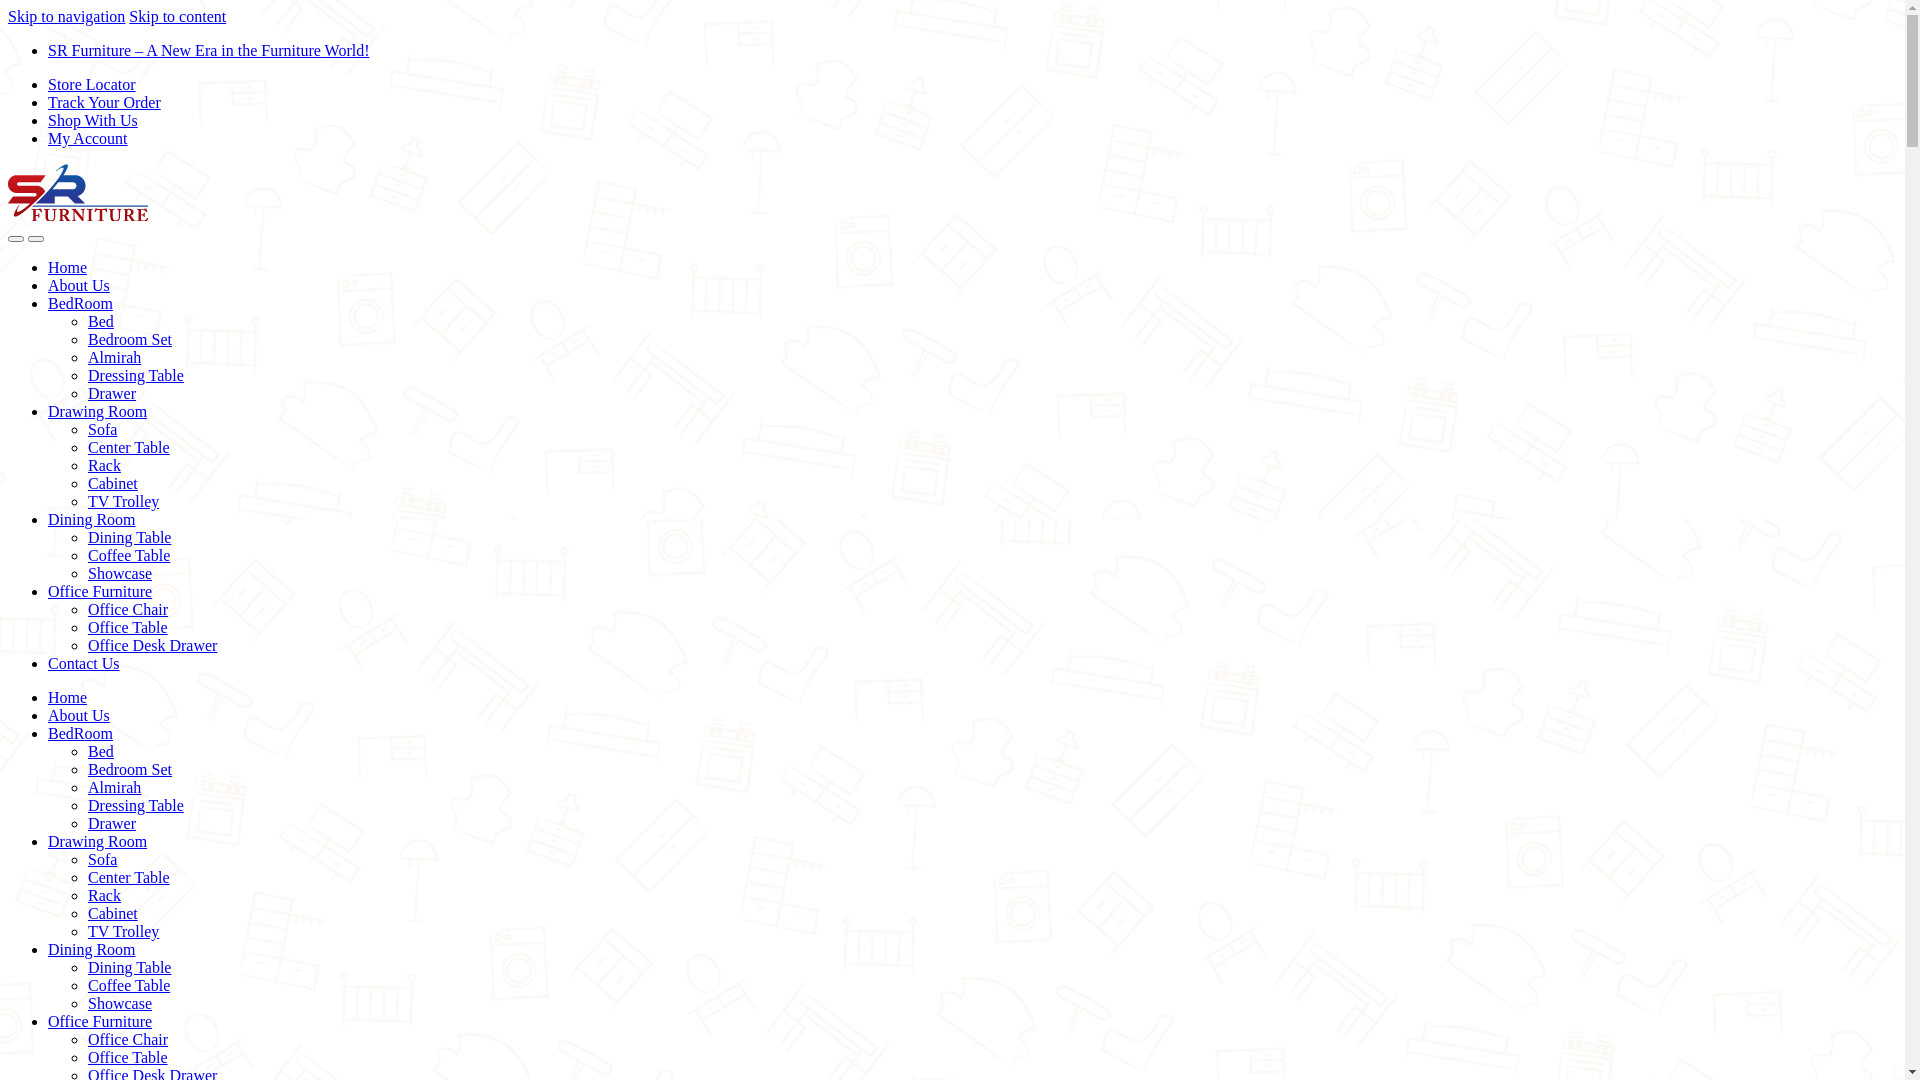  Describe the element at coordinates (86, 768) in the screenshot. I see `'Bedroom Set'` at that location.